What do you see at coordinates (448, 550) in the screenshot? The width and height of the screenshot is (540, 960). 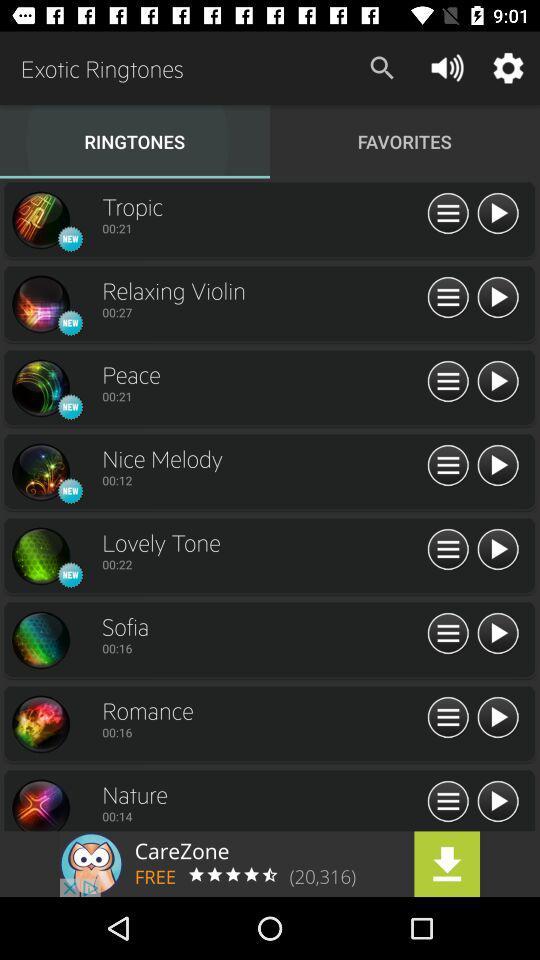 I see `expand settings` at bounding box center [448, 550].